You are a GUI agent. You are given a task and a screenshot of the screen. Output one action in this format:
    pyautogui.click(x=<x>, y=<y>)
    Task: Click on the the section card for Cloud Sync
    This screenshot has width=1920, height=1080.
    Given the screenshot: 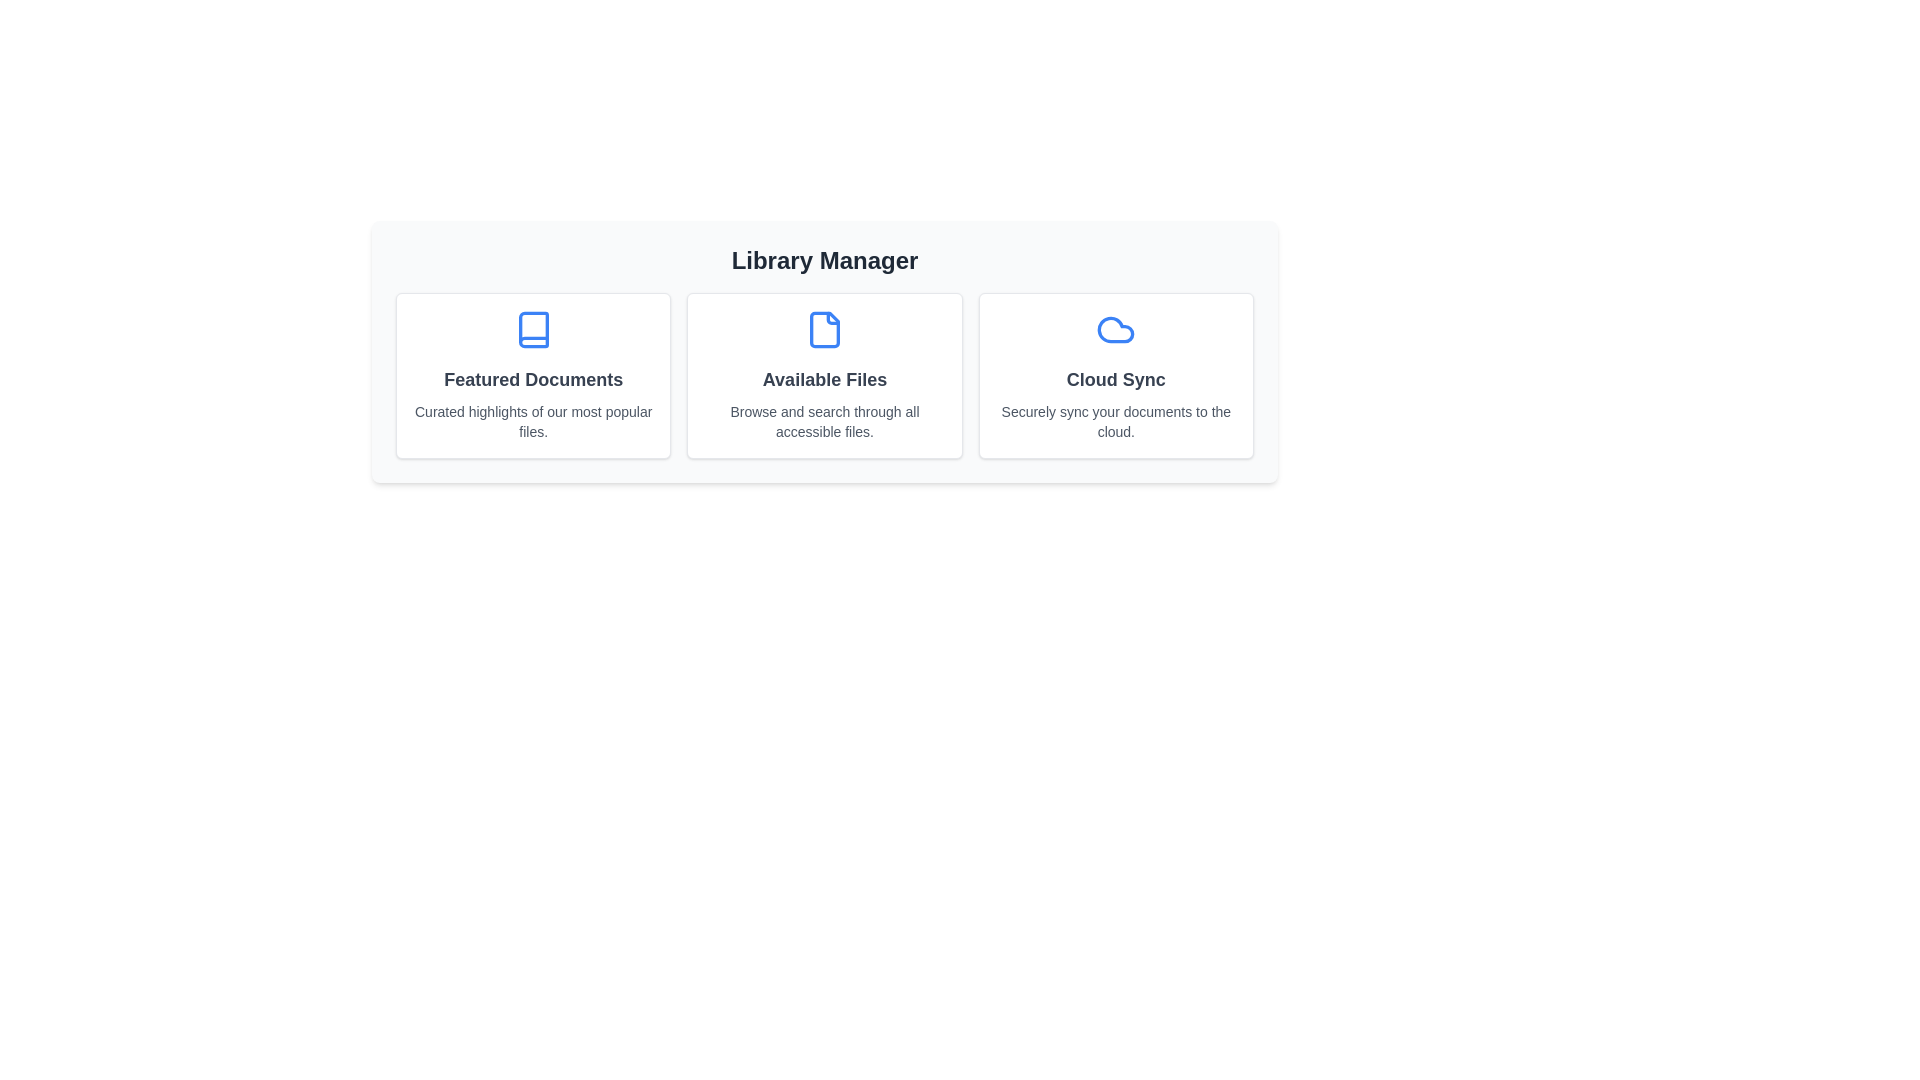 What is the action you would take?
    pyautogui.click(x=1115, y=375)
    